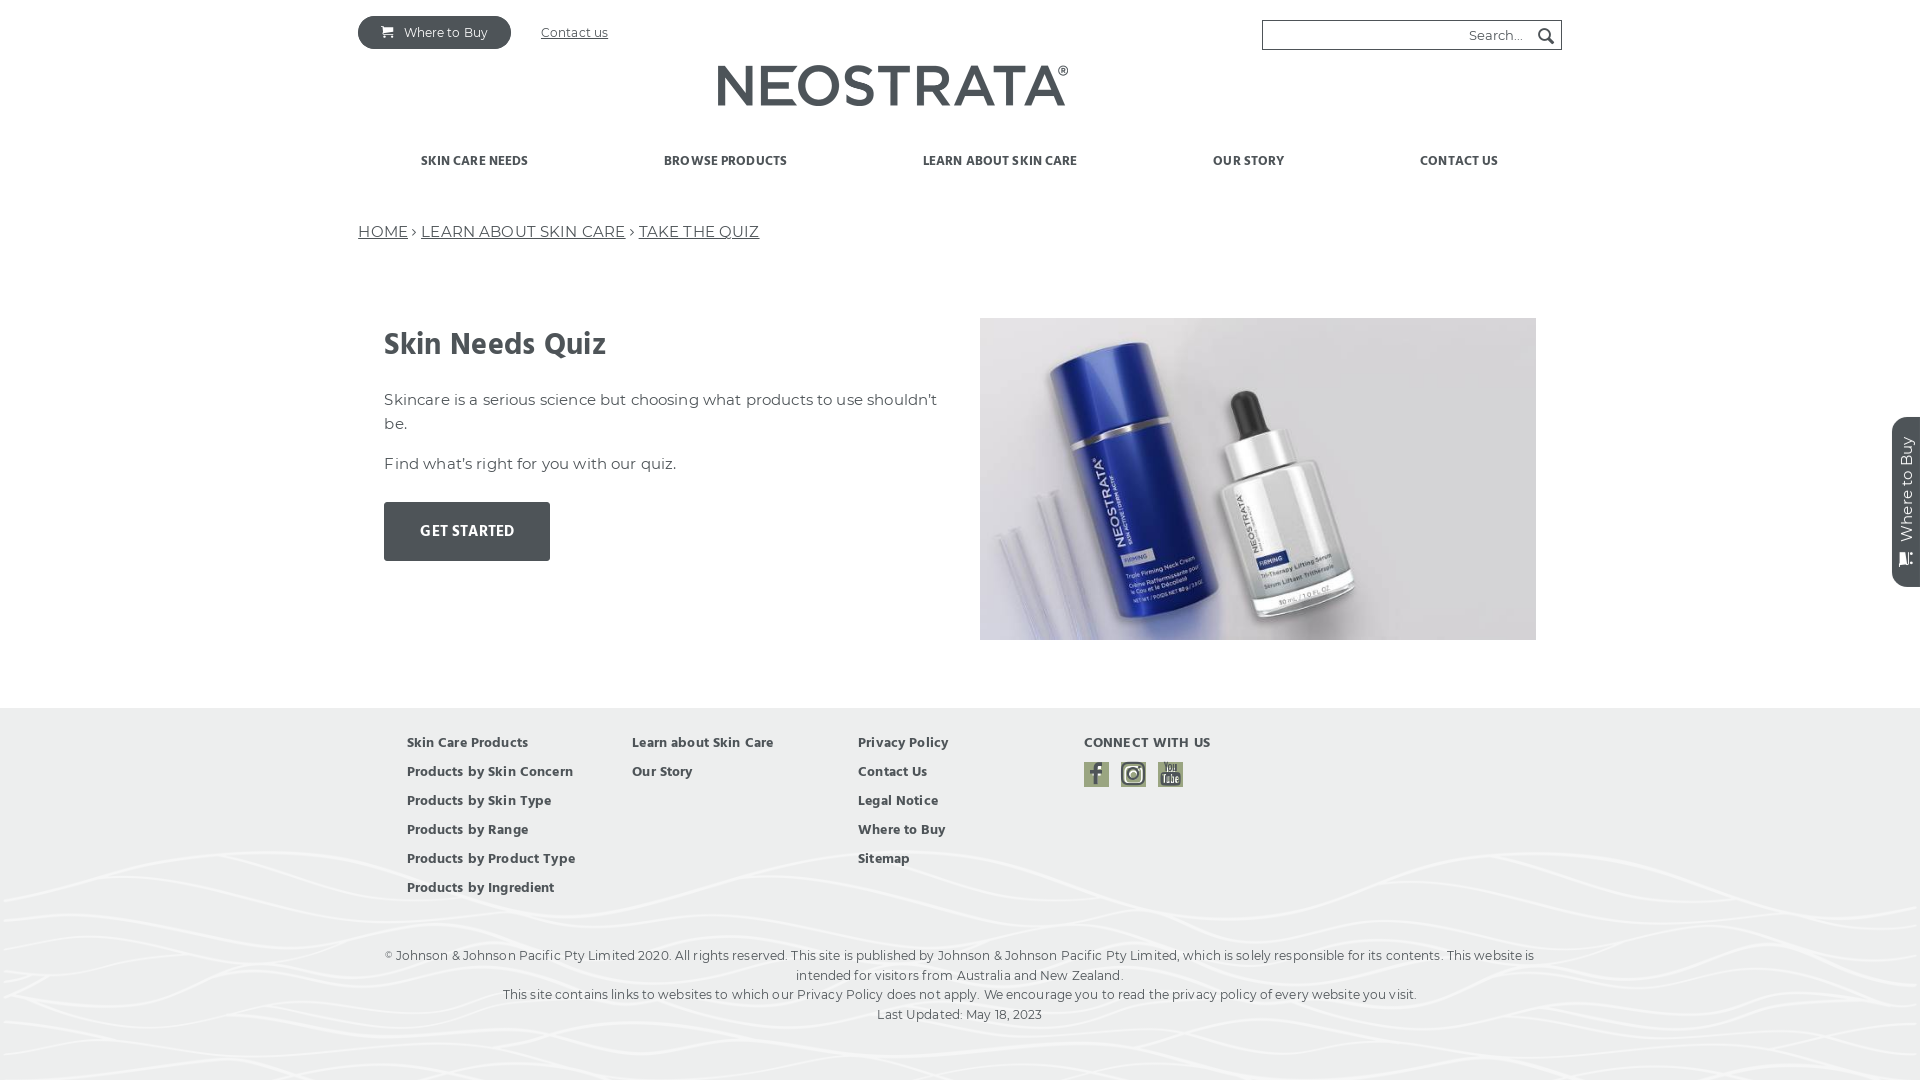 This screenshot has height=1080, width=1920. I want to click on 'Products by Product Type', so click(490, 858).